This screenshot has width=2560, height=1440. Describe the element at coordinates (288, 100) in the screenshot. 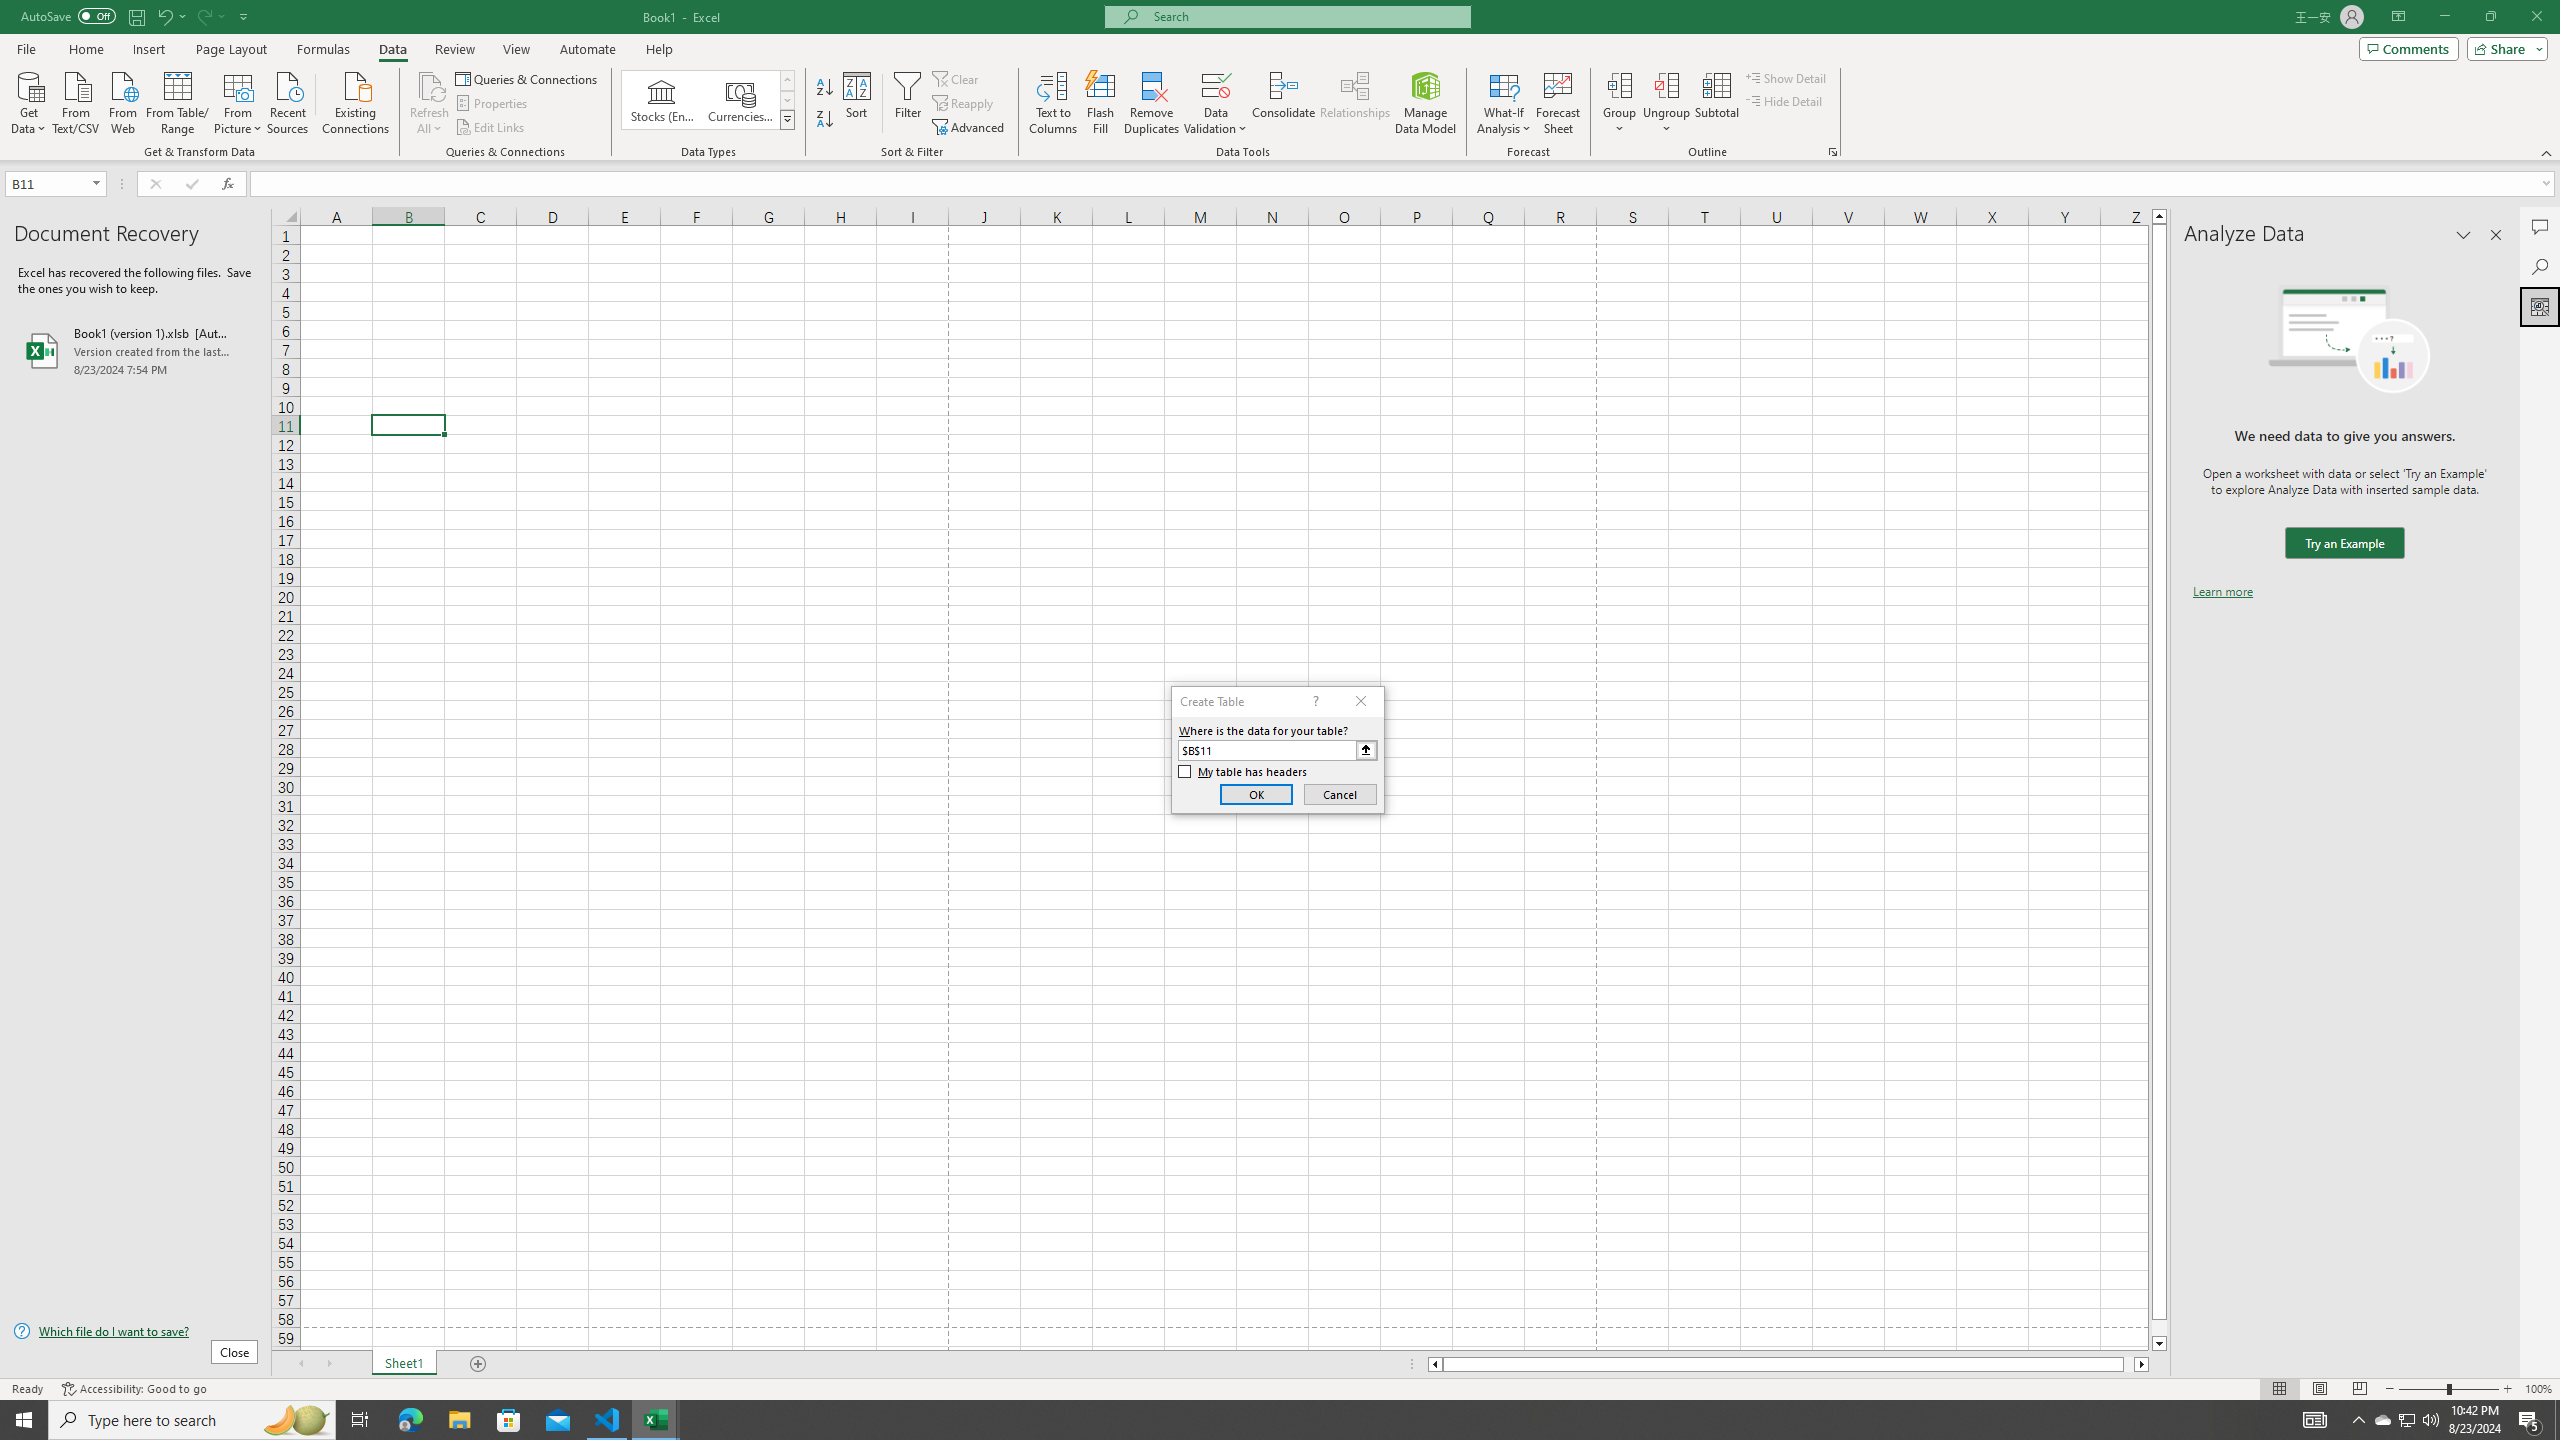

I see `'Recent Sources'` at that location.